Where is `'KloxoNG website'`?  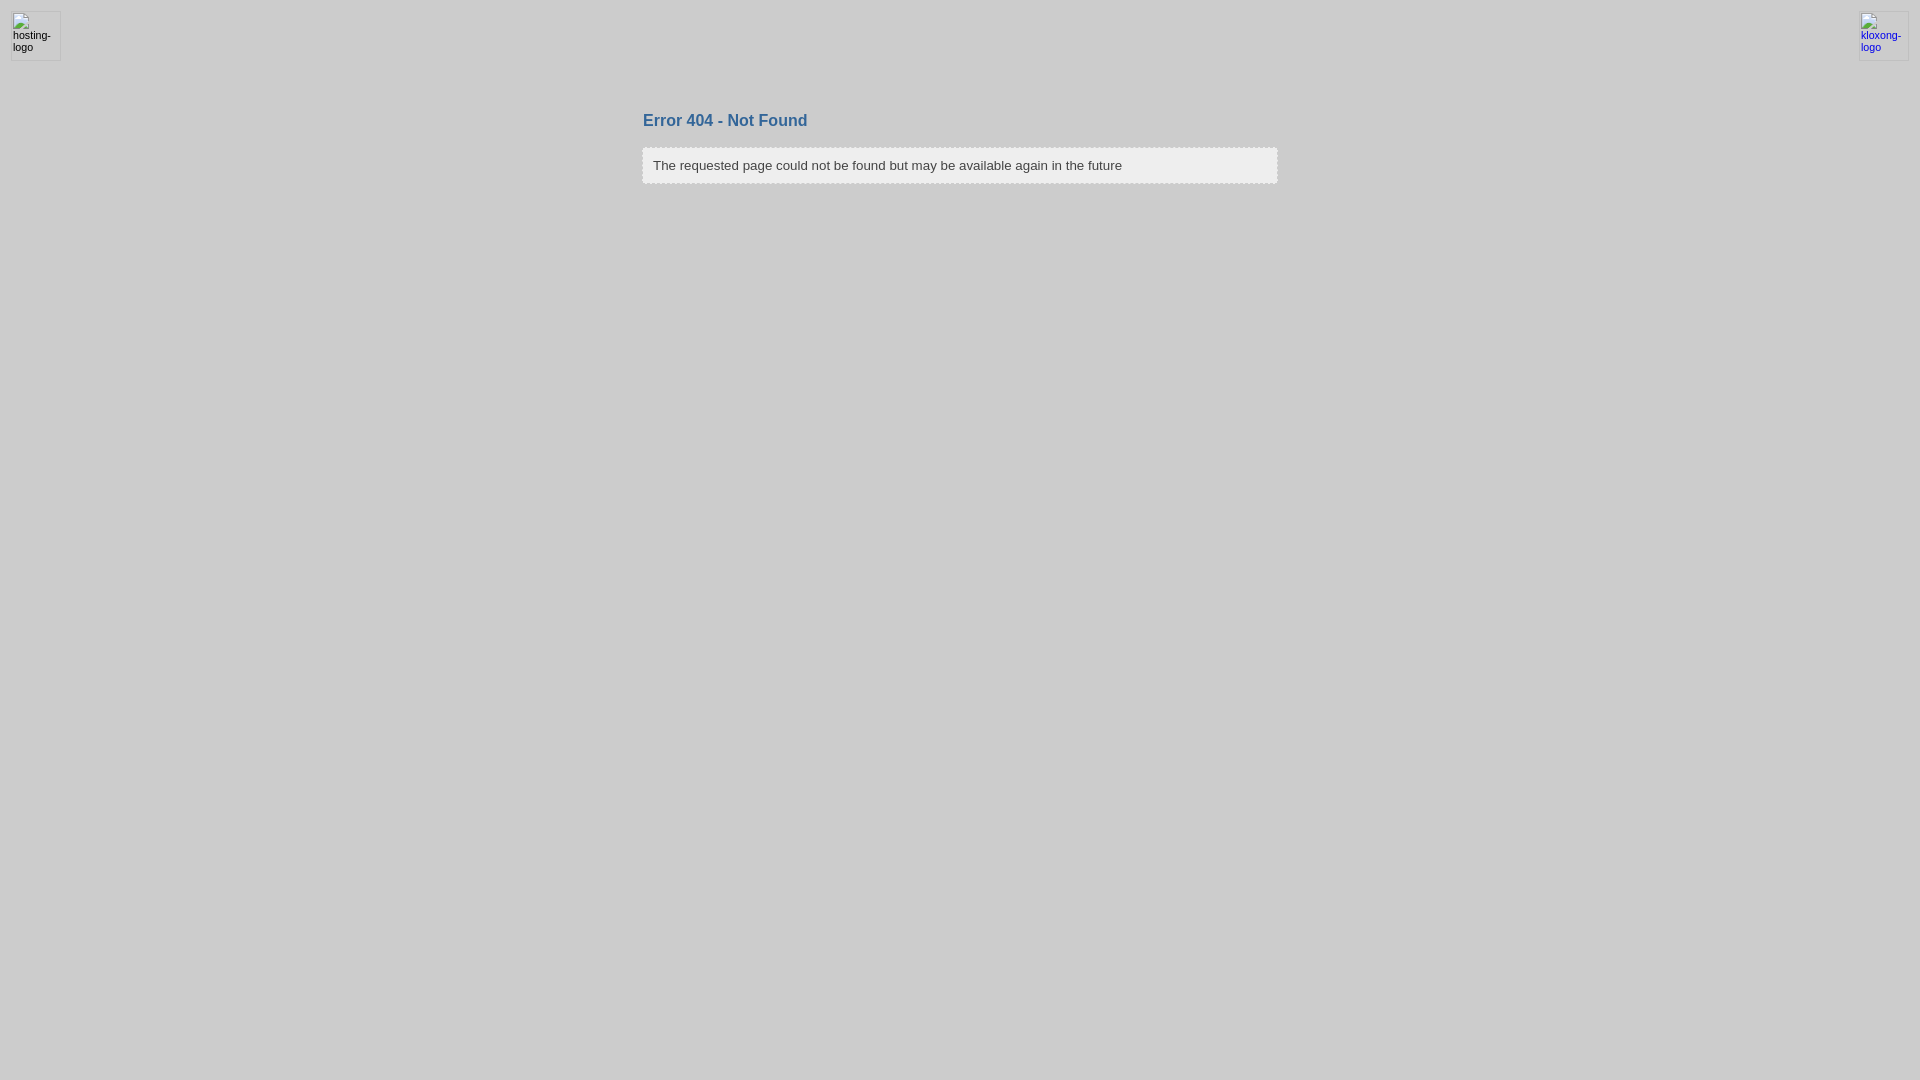
'KloxoNG website' is located at coordinates (1882, 56).